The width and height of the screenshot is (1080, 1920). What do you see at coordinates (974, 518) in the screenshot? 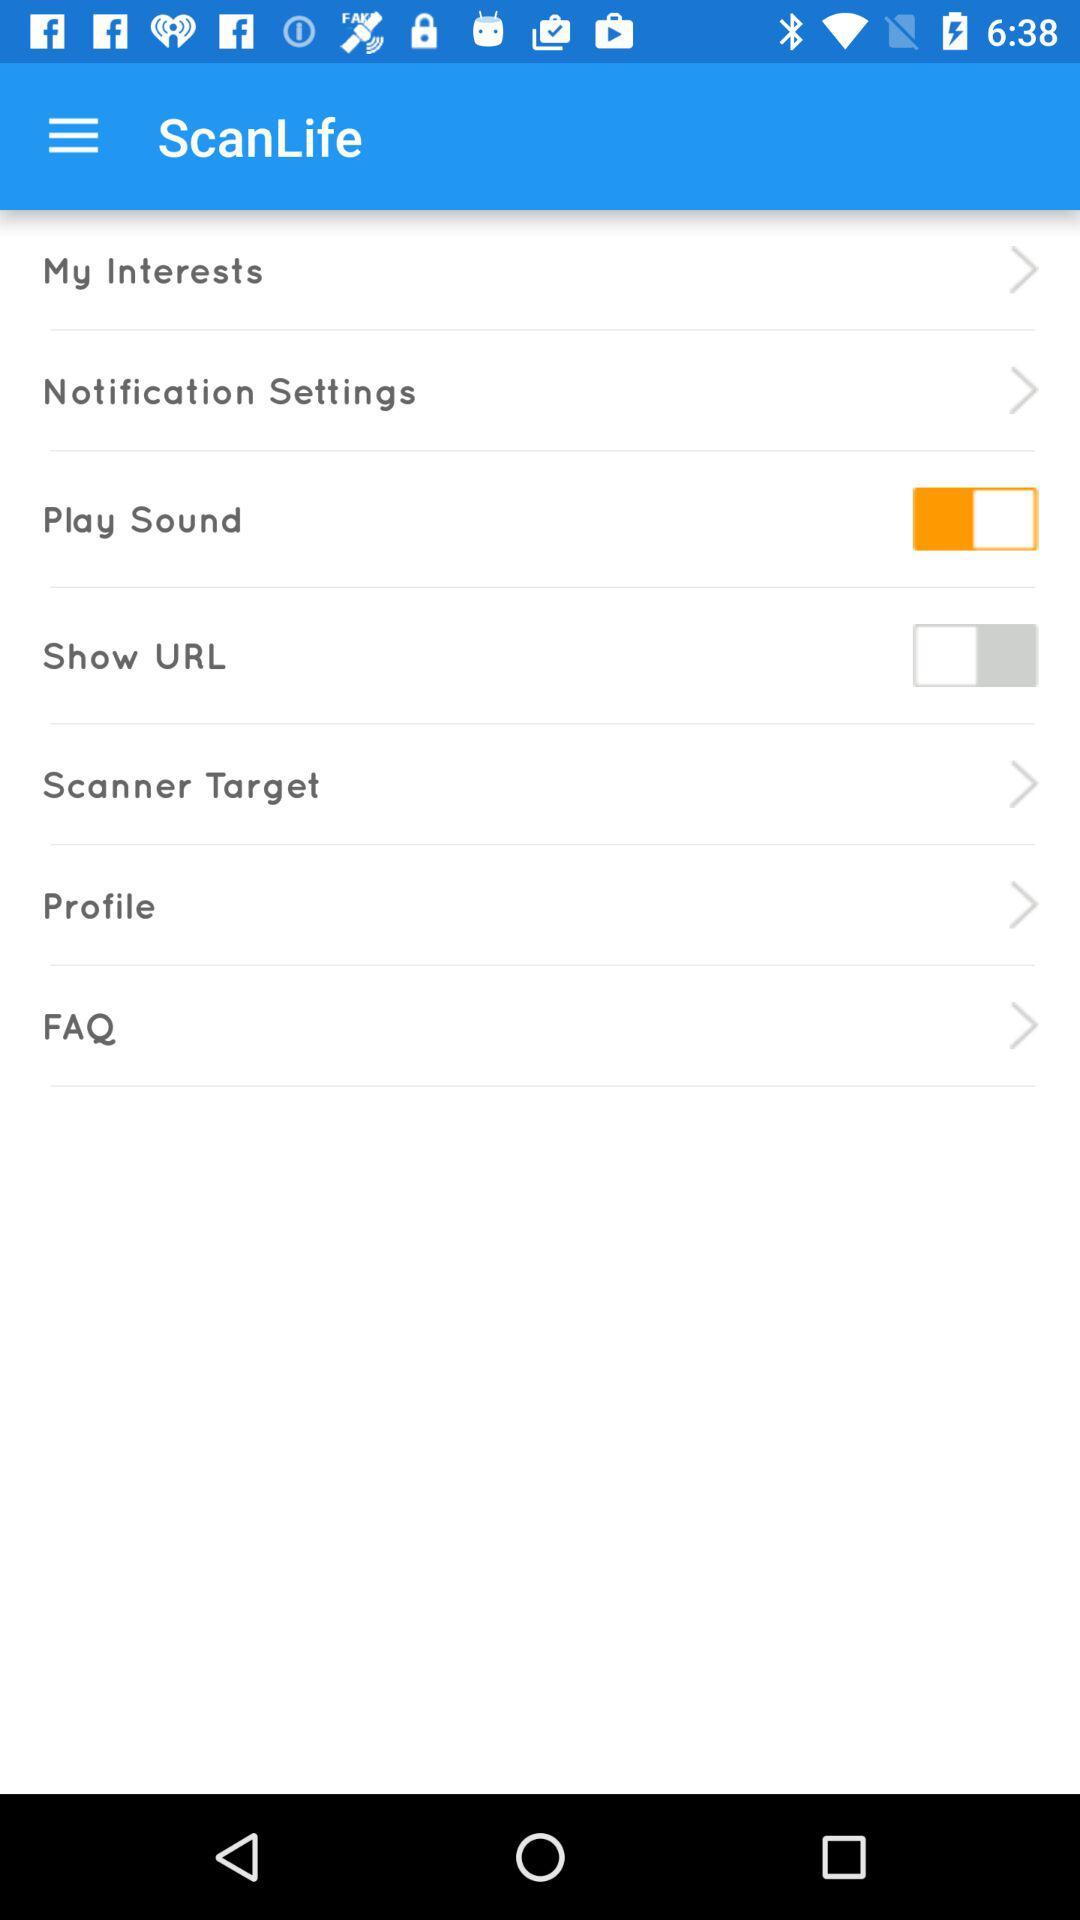
I see `switch sound` at bounding box center [974, 518].